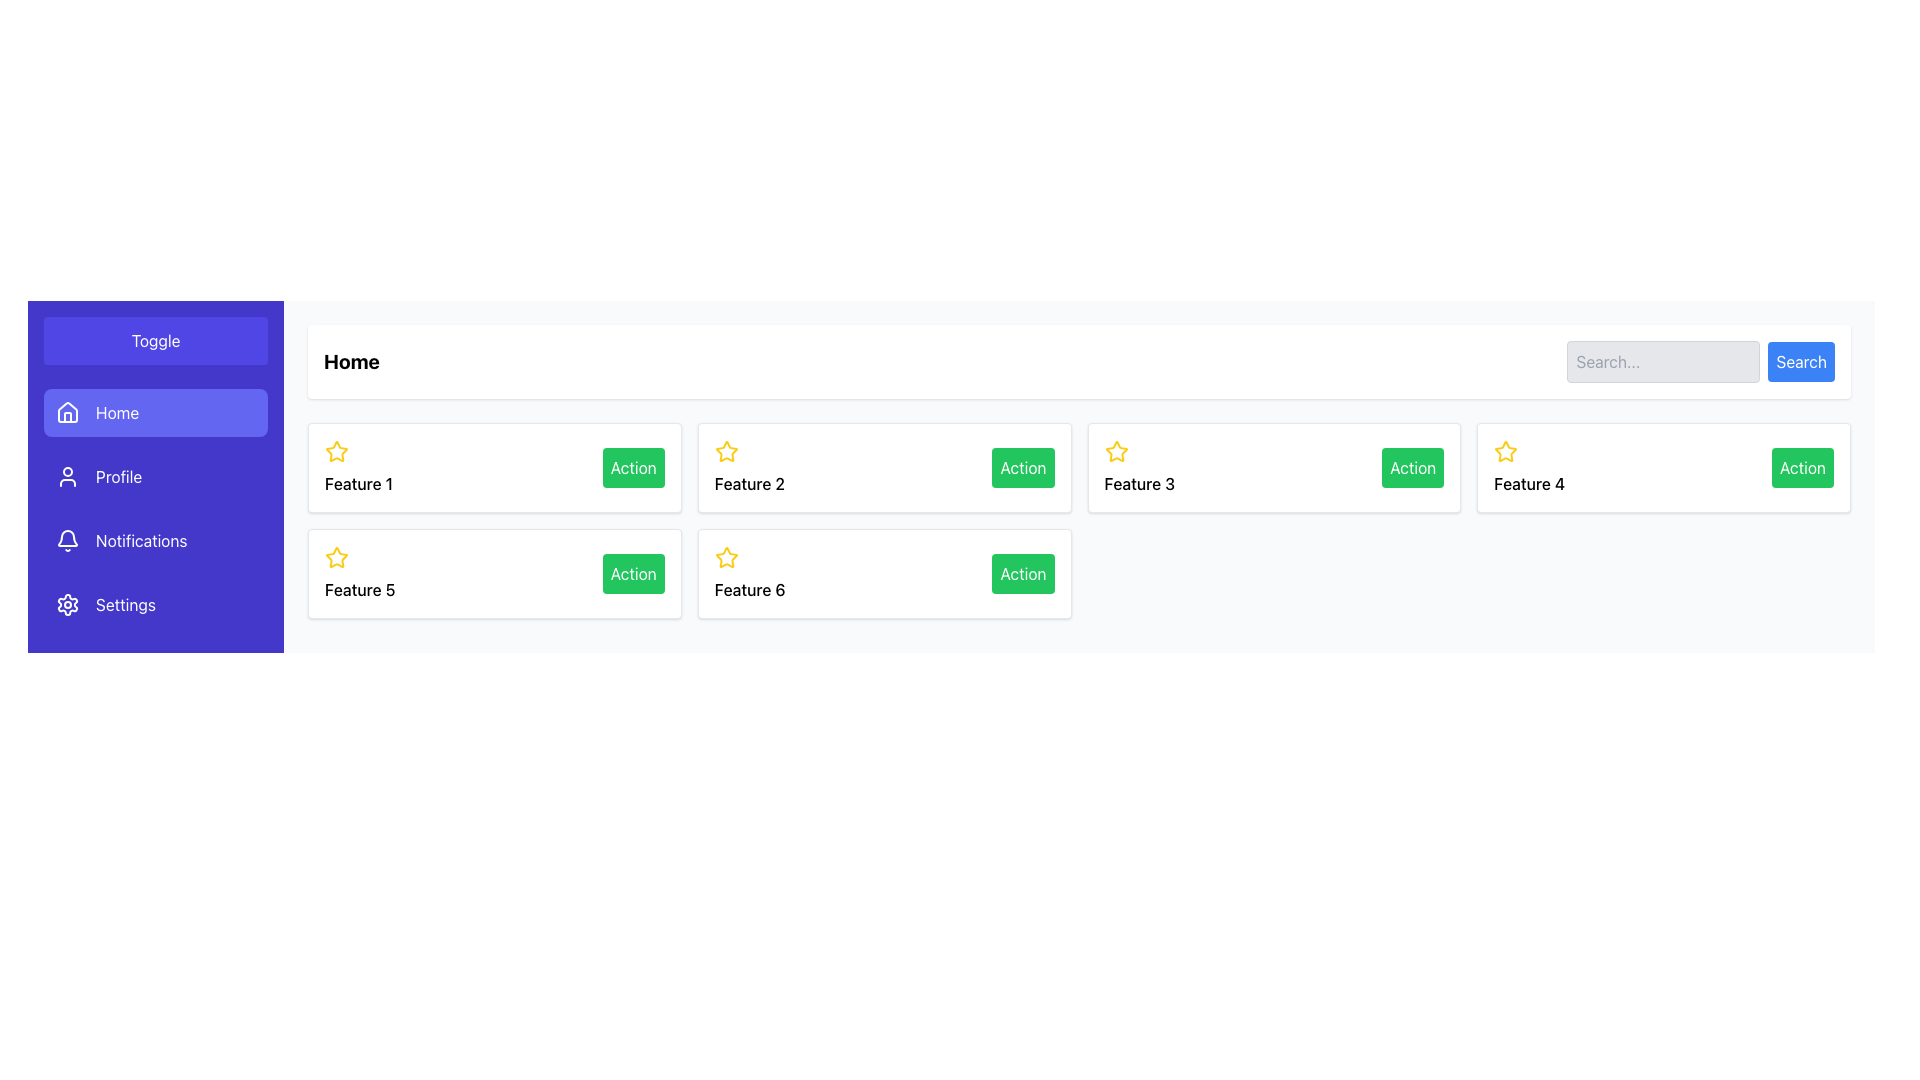  What do you see at coordinates (67, 416) in the screenshot?
I see `the door-like component of the home icon in the sidebar, which visually represents the 'Home' feature` at bounding box center [67, 416].